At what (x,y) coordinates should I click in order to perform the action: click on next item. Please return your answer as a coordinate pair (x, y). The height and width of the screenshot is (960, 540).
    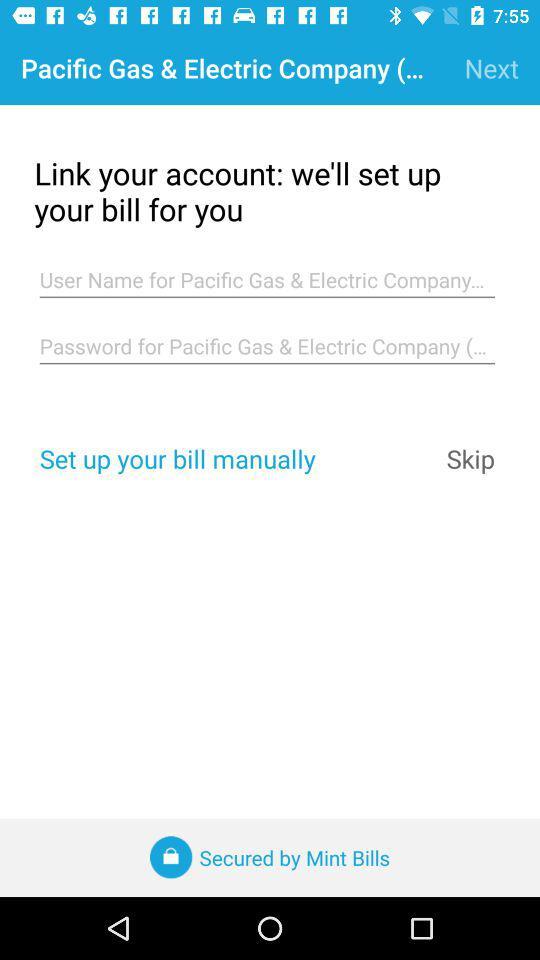
    Looking at the image, I should click on (490, 68).